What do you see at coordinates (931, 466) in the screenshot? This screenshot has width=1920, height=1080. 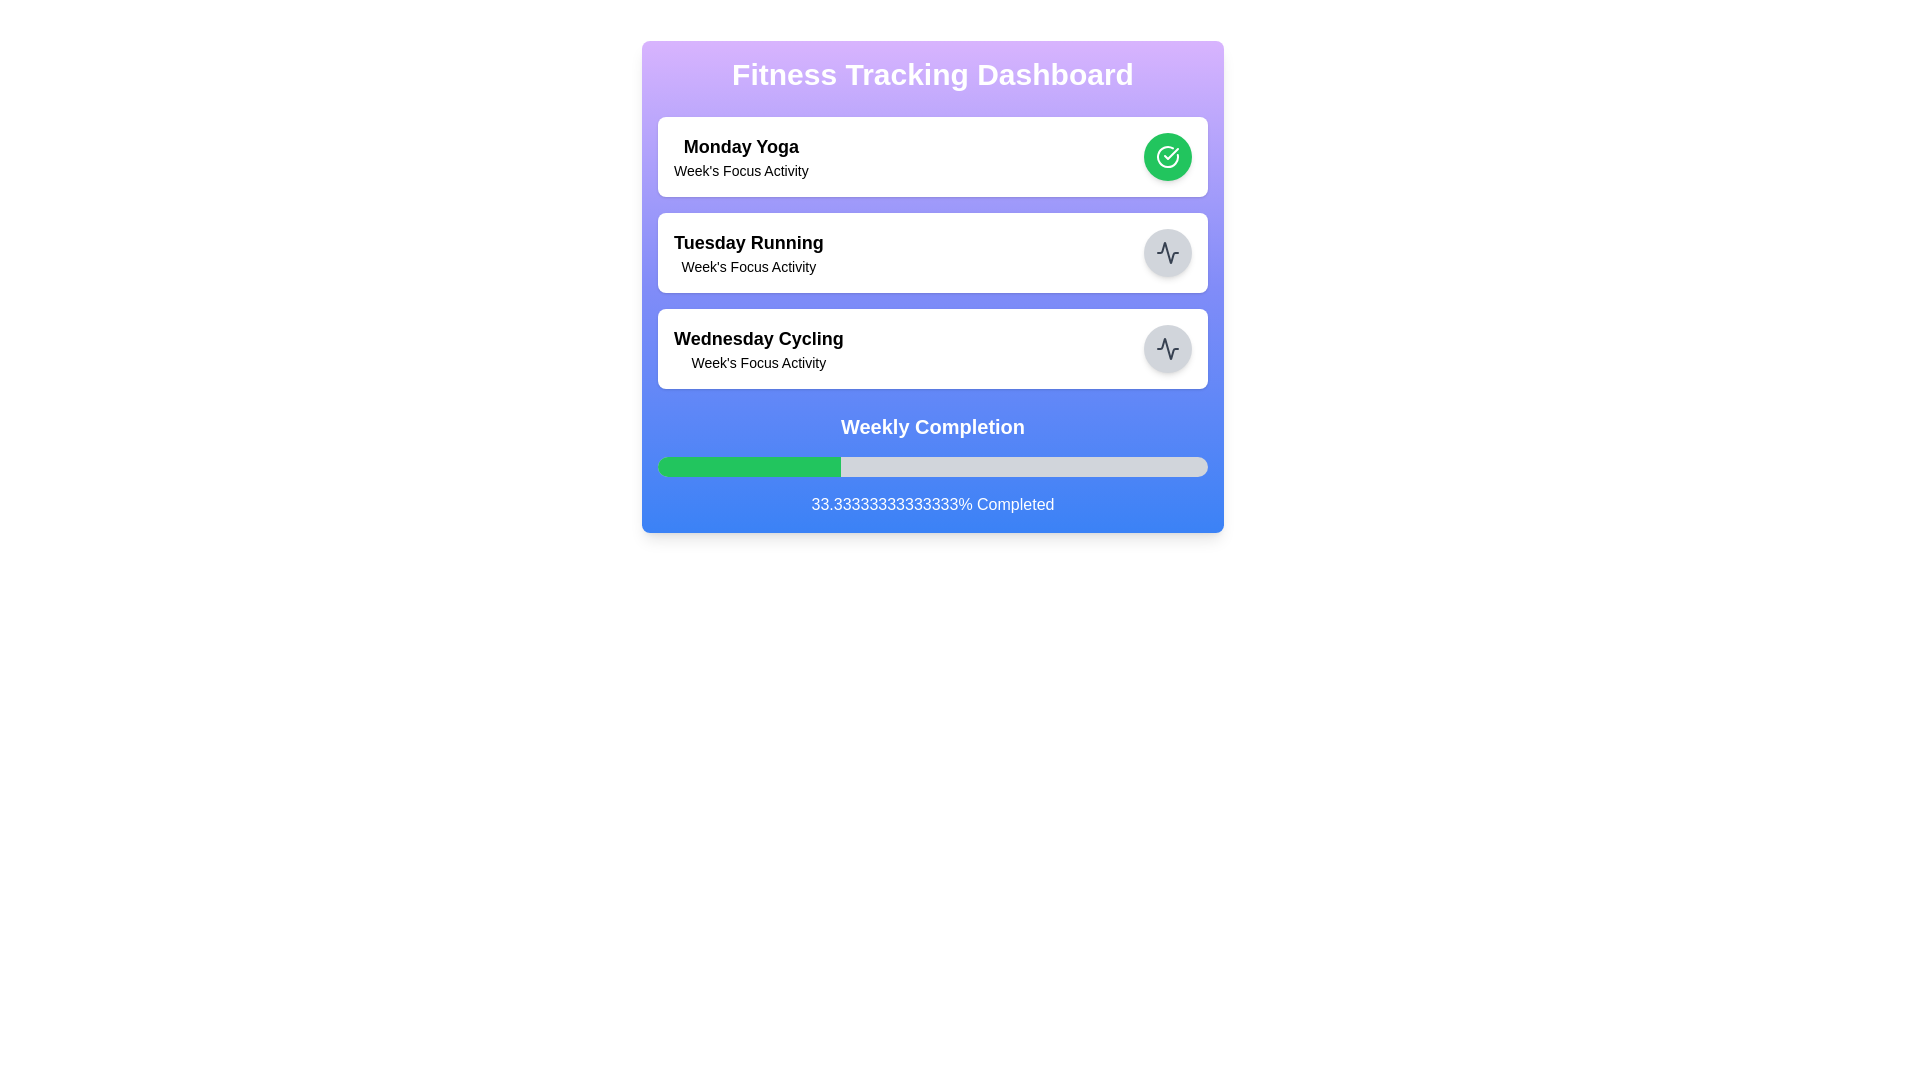 I see `the horizontal progress bar located below 'Weekly Completion' and above '33.33333333333333% Completed', which is styled as a rounded-rectangle with a gray background and a green filled segment indicating progress` at bounding box center [931, 466].